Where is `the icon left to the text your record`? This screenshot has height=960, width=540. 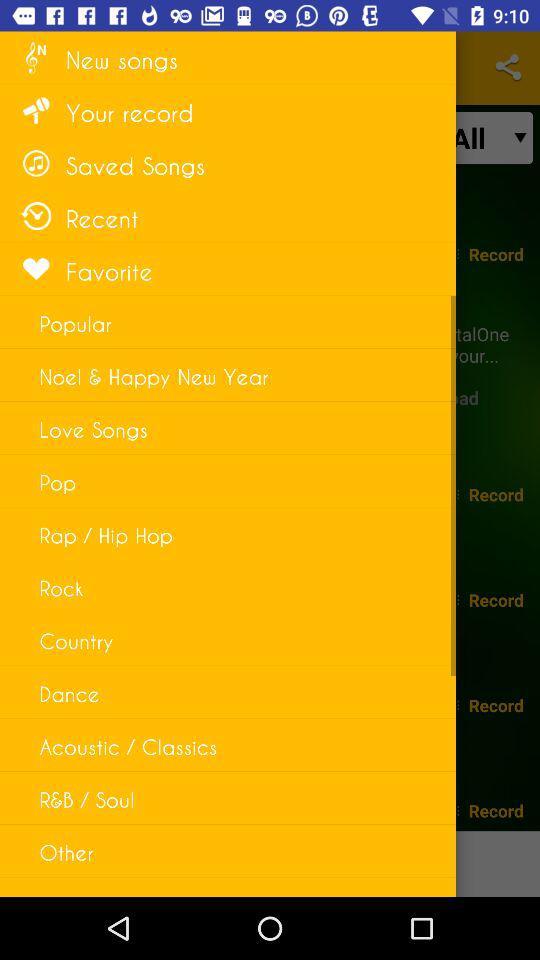 the icon left to the text your record is located at coordinates (36, 110).